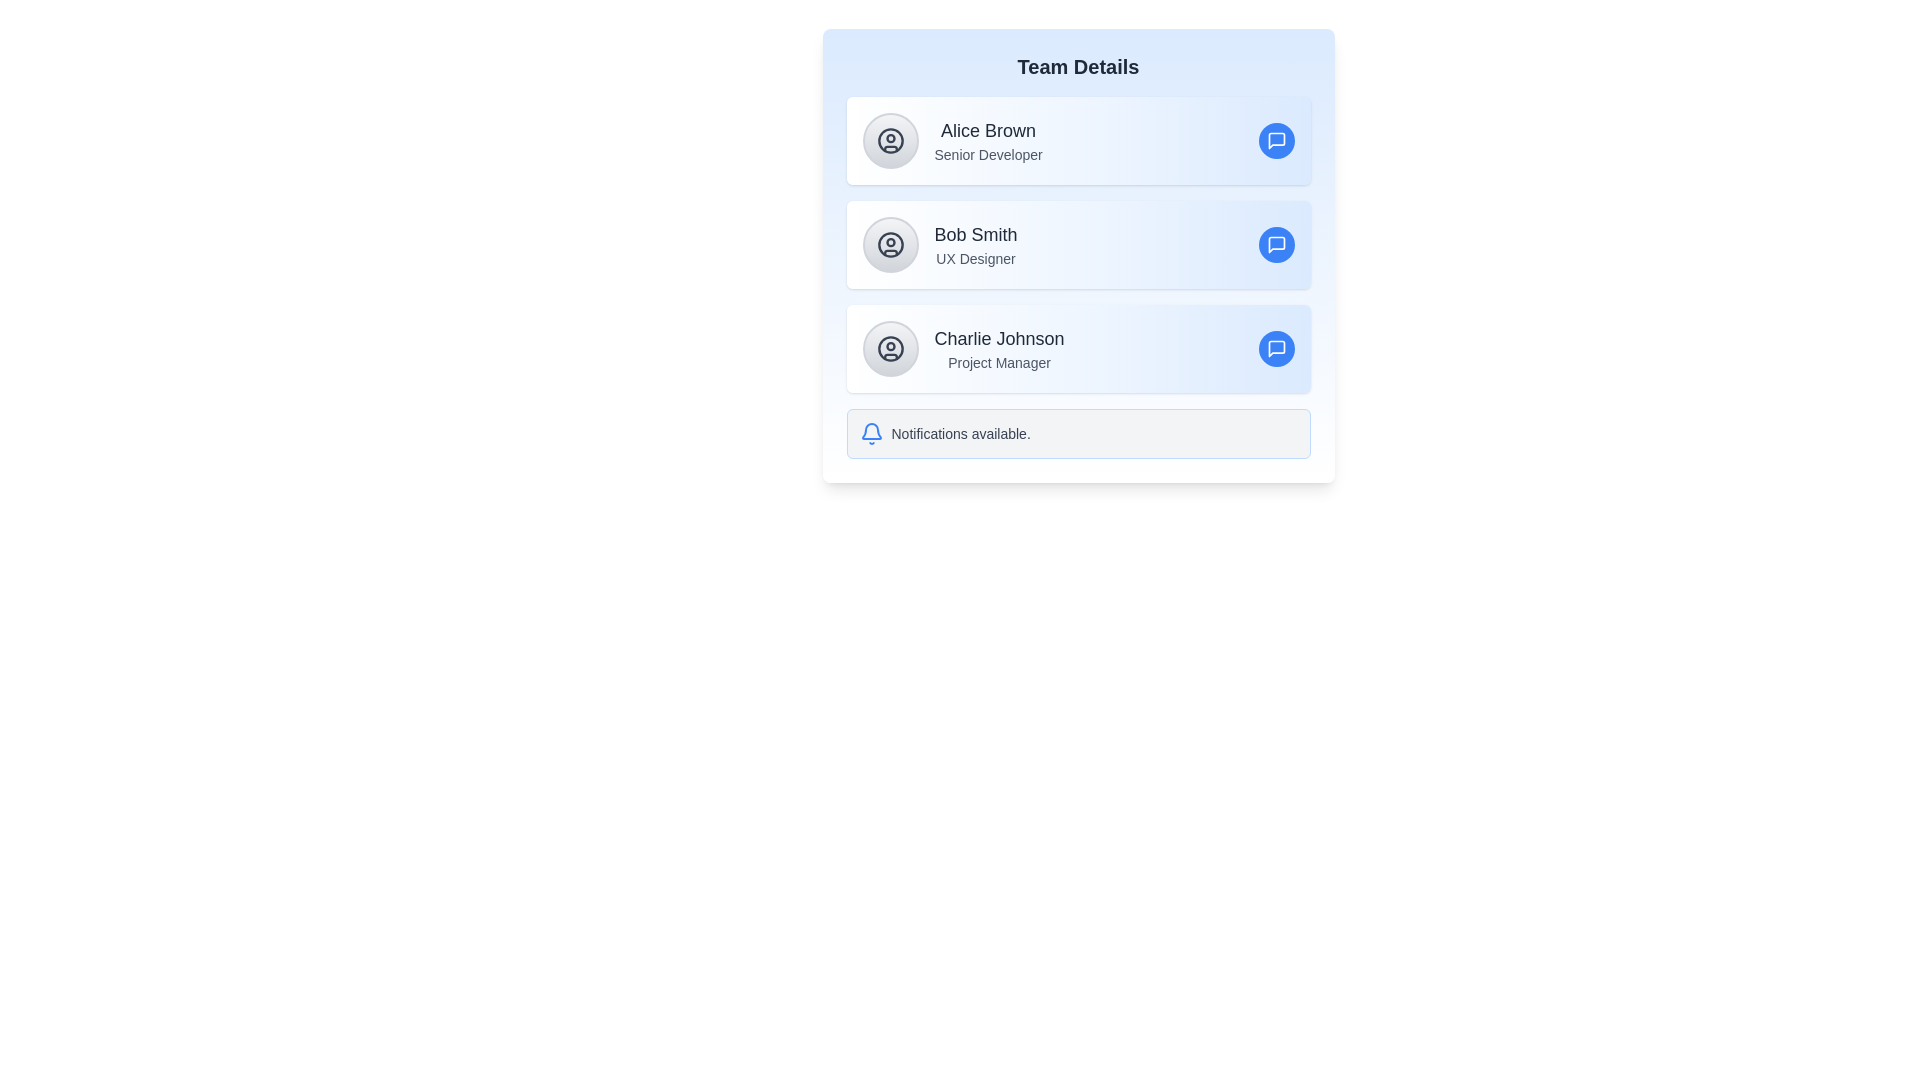 This screenshot has width=1920, height=1080. What do you see at coordinates (999, 347) in the screenshot?
I see `the third team member's profile summary in the blue panel labeled 'Team Details', which is located below 'Bob Smith, UX Designer'` at bounding box center [999, 347].